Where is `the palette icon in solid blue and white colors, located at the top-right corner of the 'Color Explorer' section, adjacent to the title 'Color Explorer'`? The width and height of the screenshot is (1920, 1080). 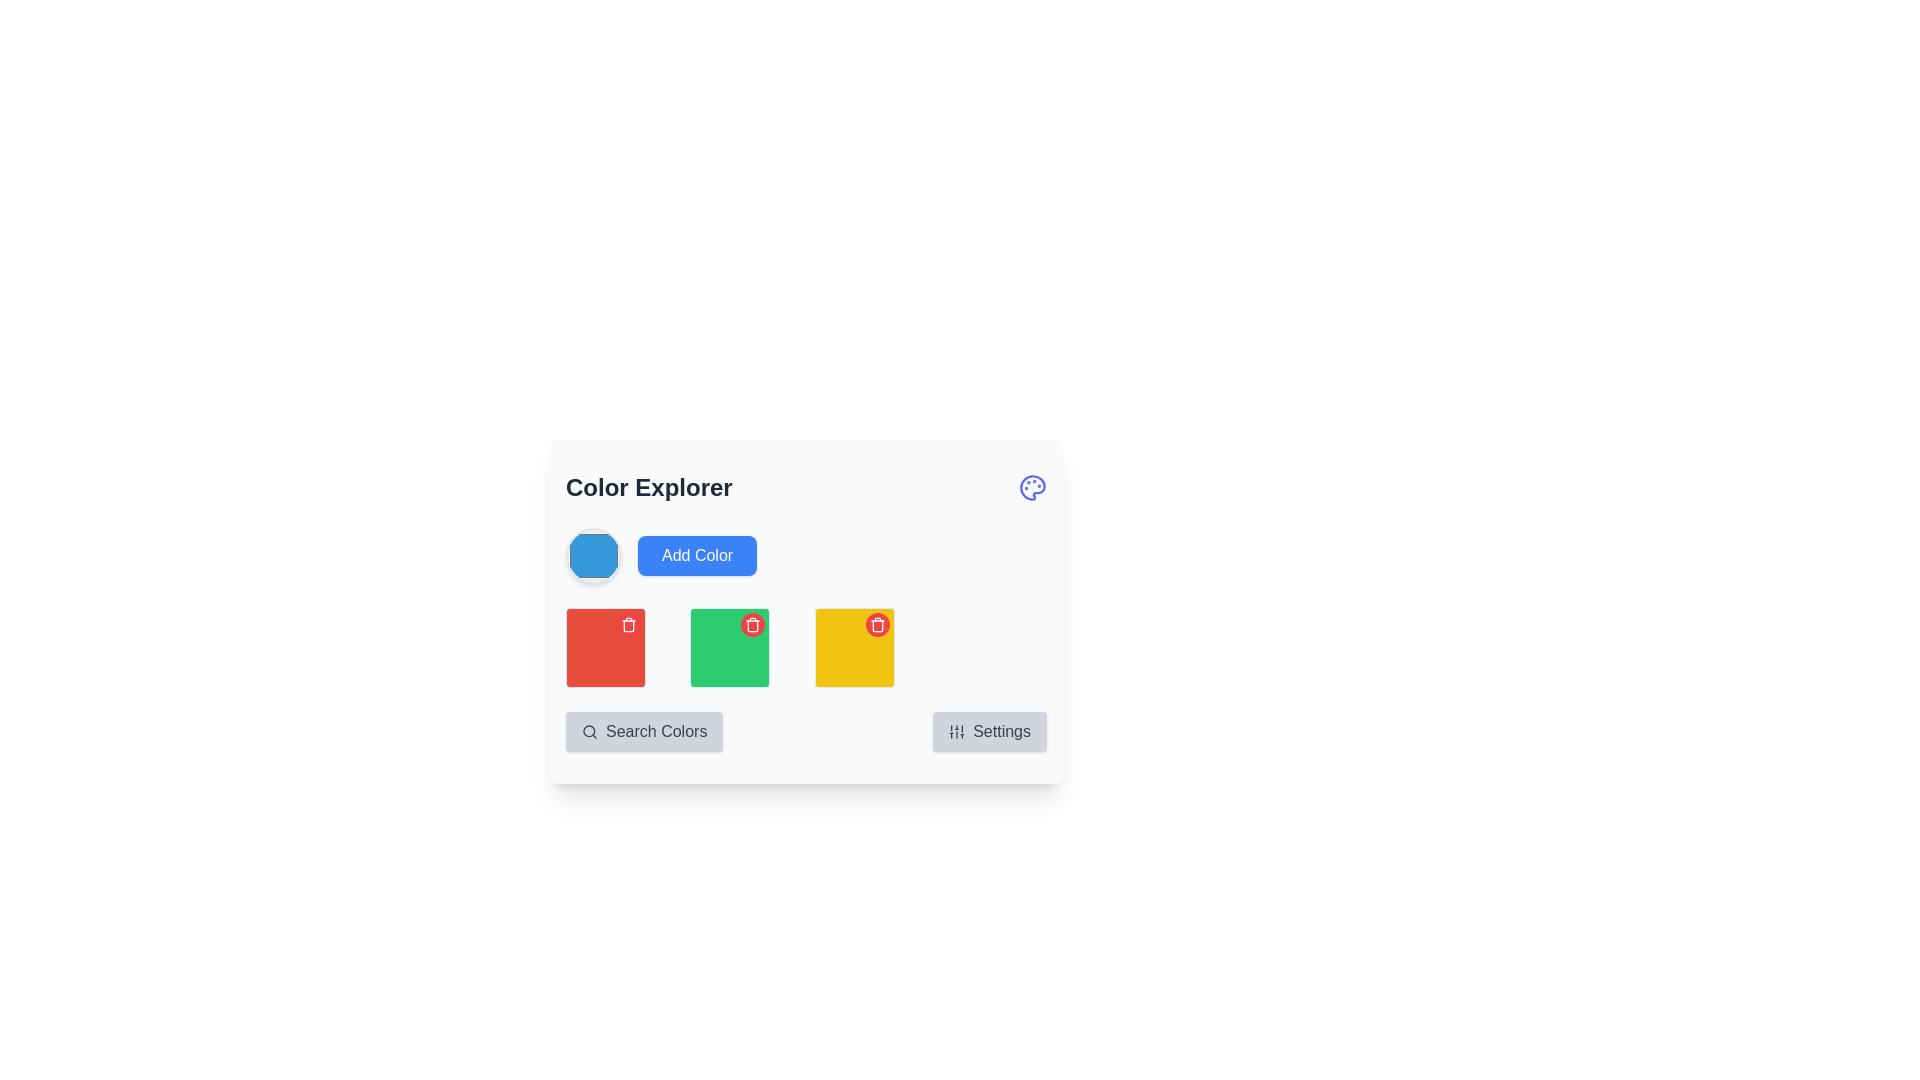
the palette icon in solid blue and white colors, located at the top-right corner of the 'Color Explorer' section, adjacent to the title 'Color Explorer' is located at coordinates (1032, 488).